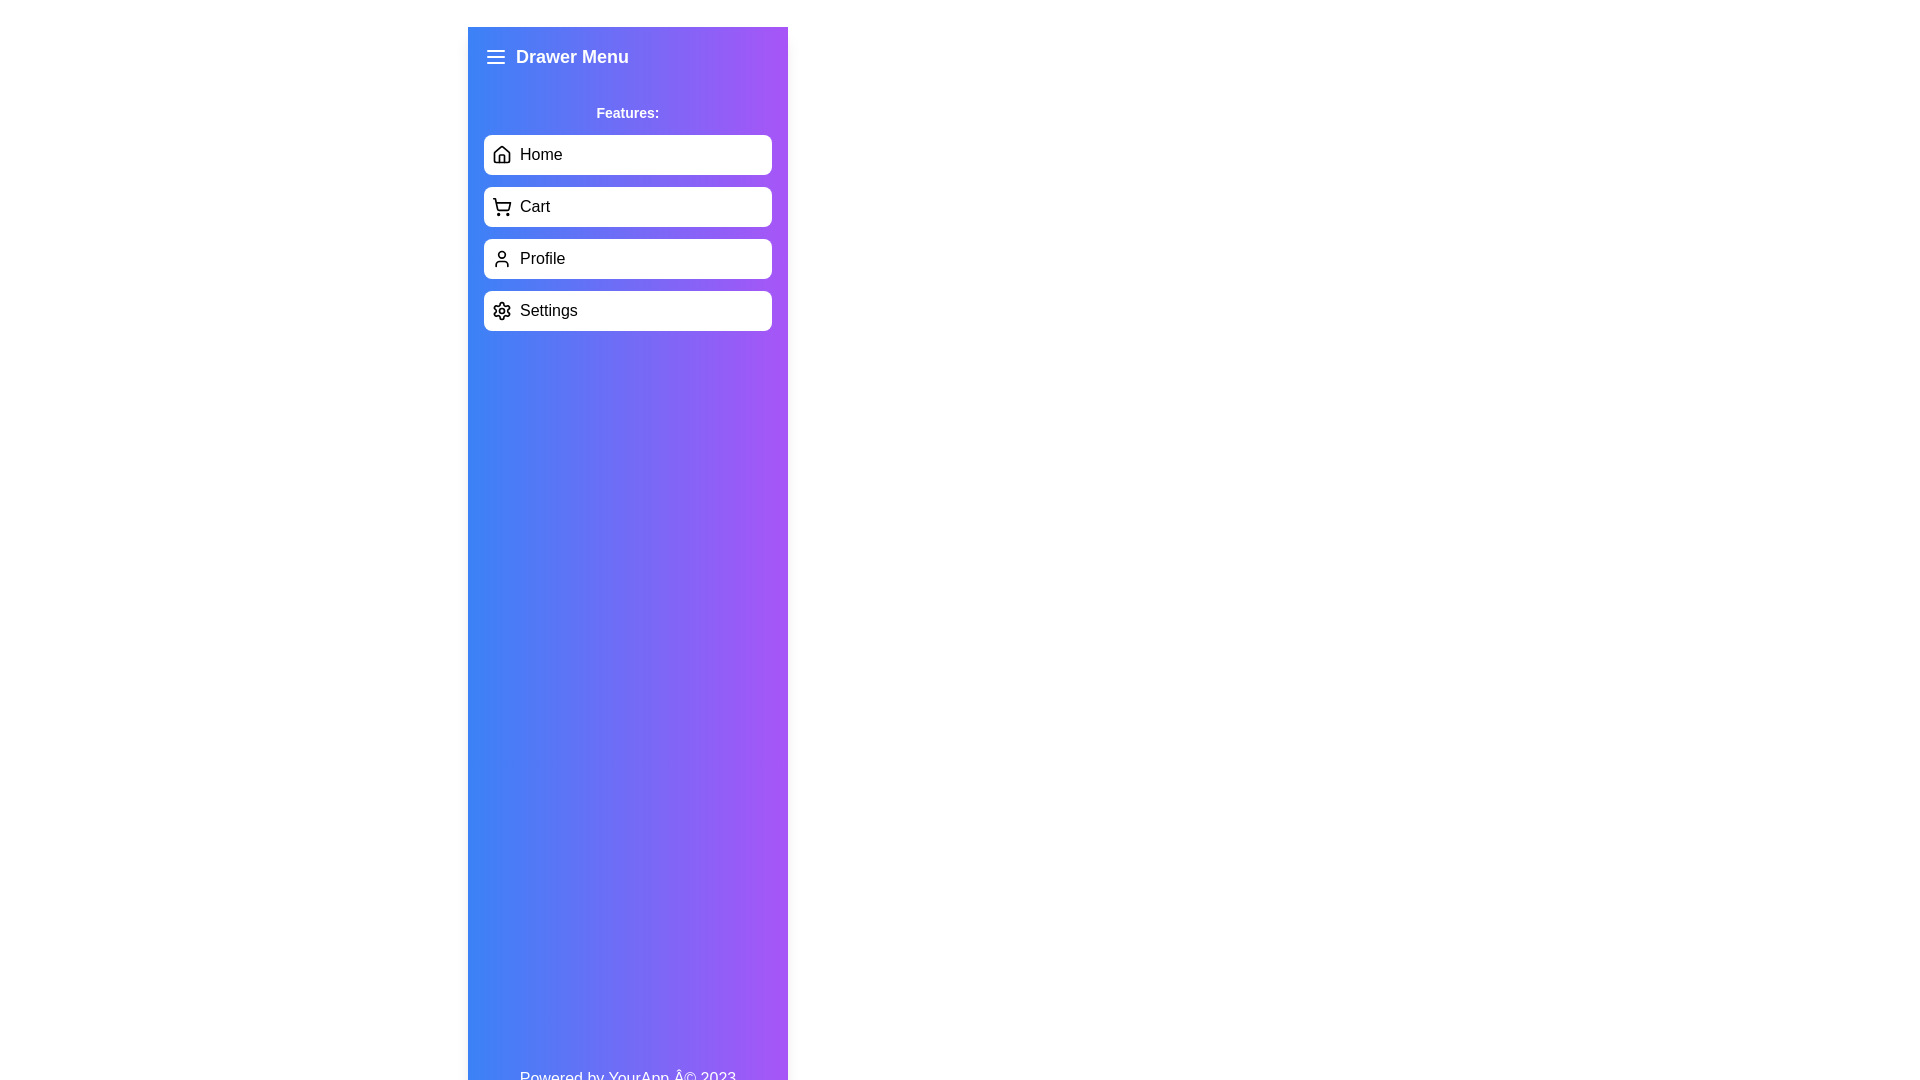 This screenshot has width=1920, height=1080. What do you see at coordinates (535, 207) in the screenshot?
I see `the 'Cart' label in the sidebar menu, which is the second button in a vertical list of four options, positioned below 'Home' and above 'Profile'` at bounding box center [535, 207].